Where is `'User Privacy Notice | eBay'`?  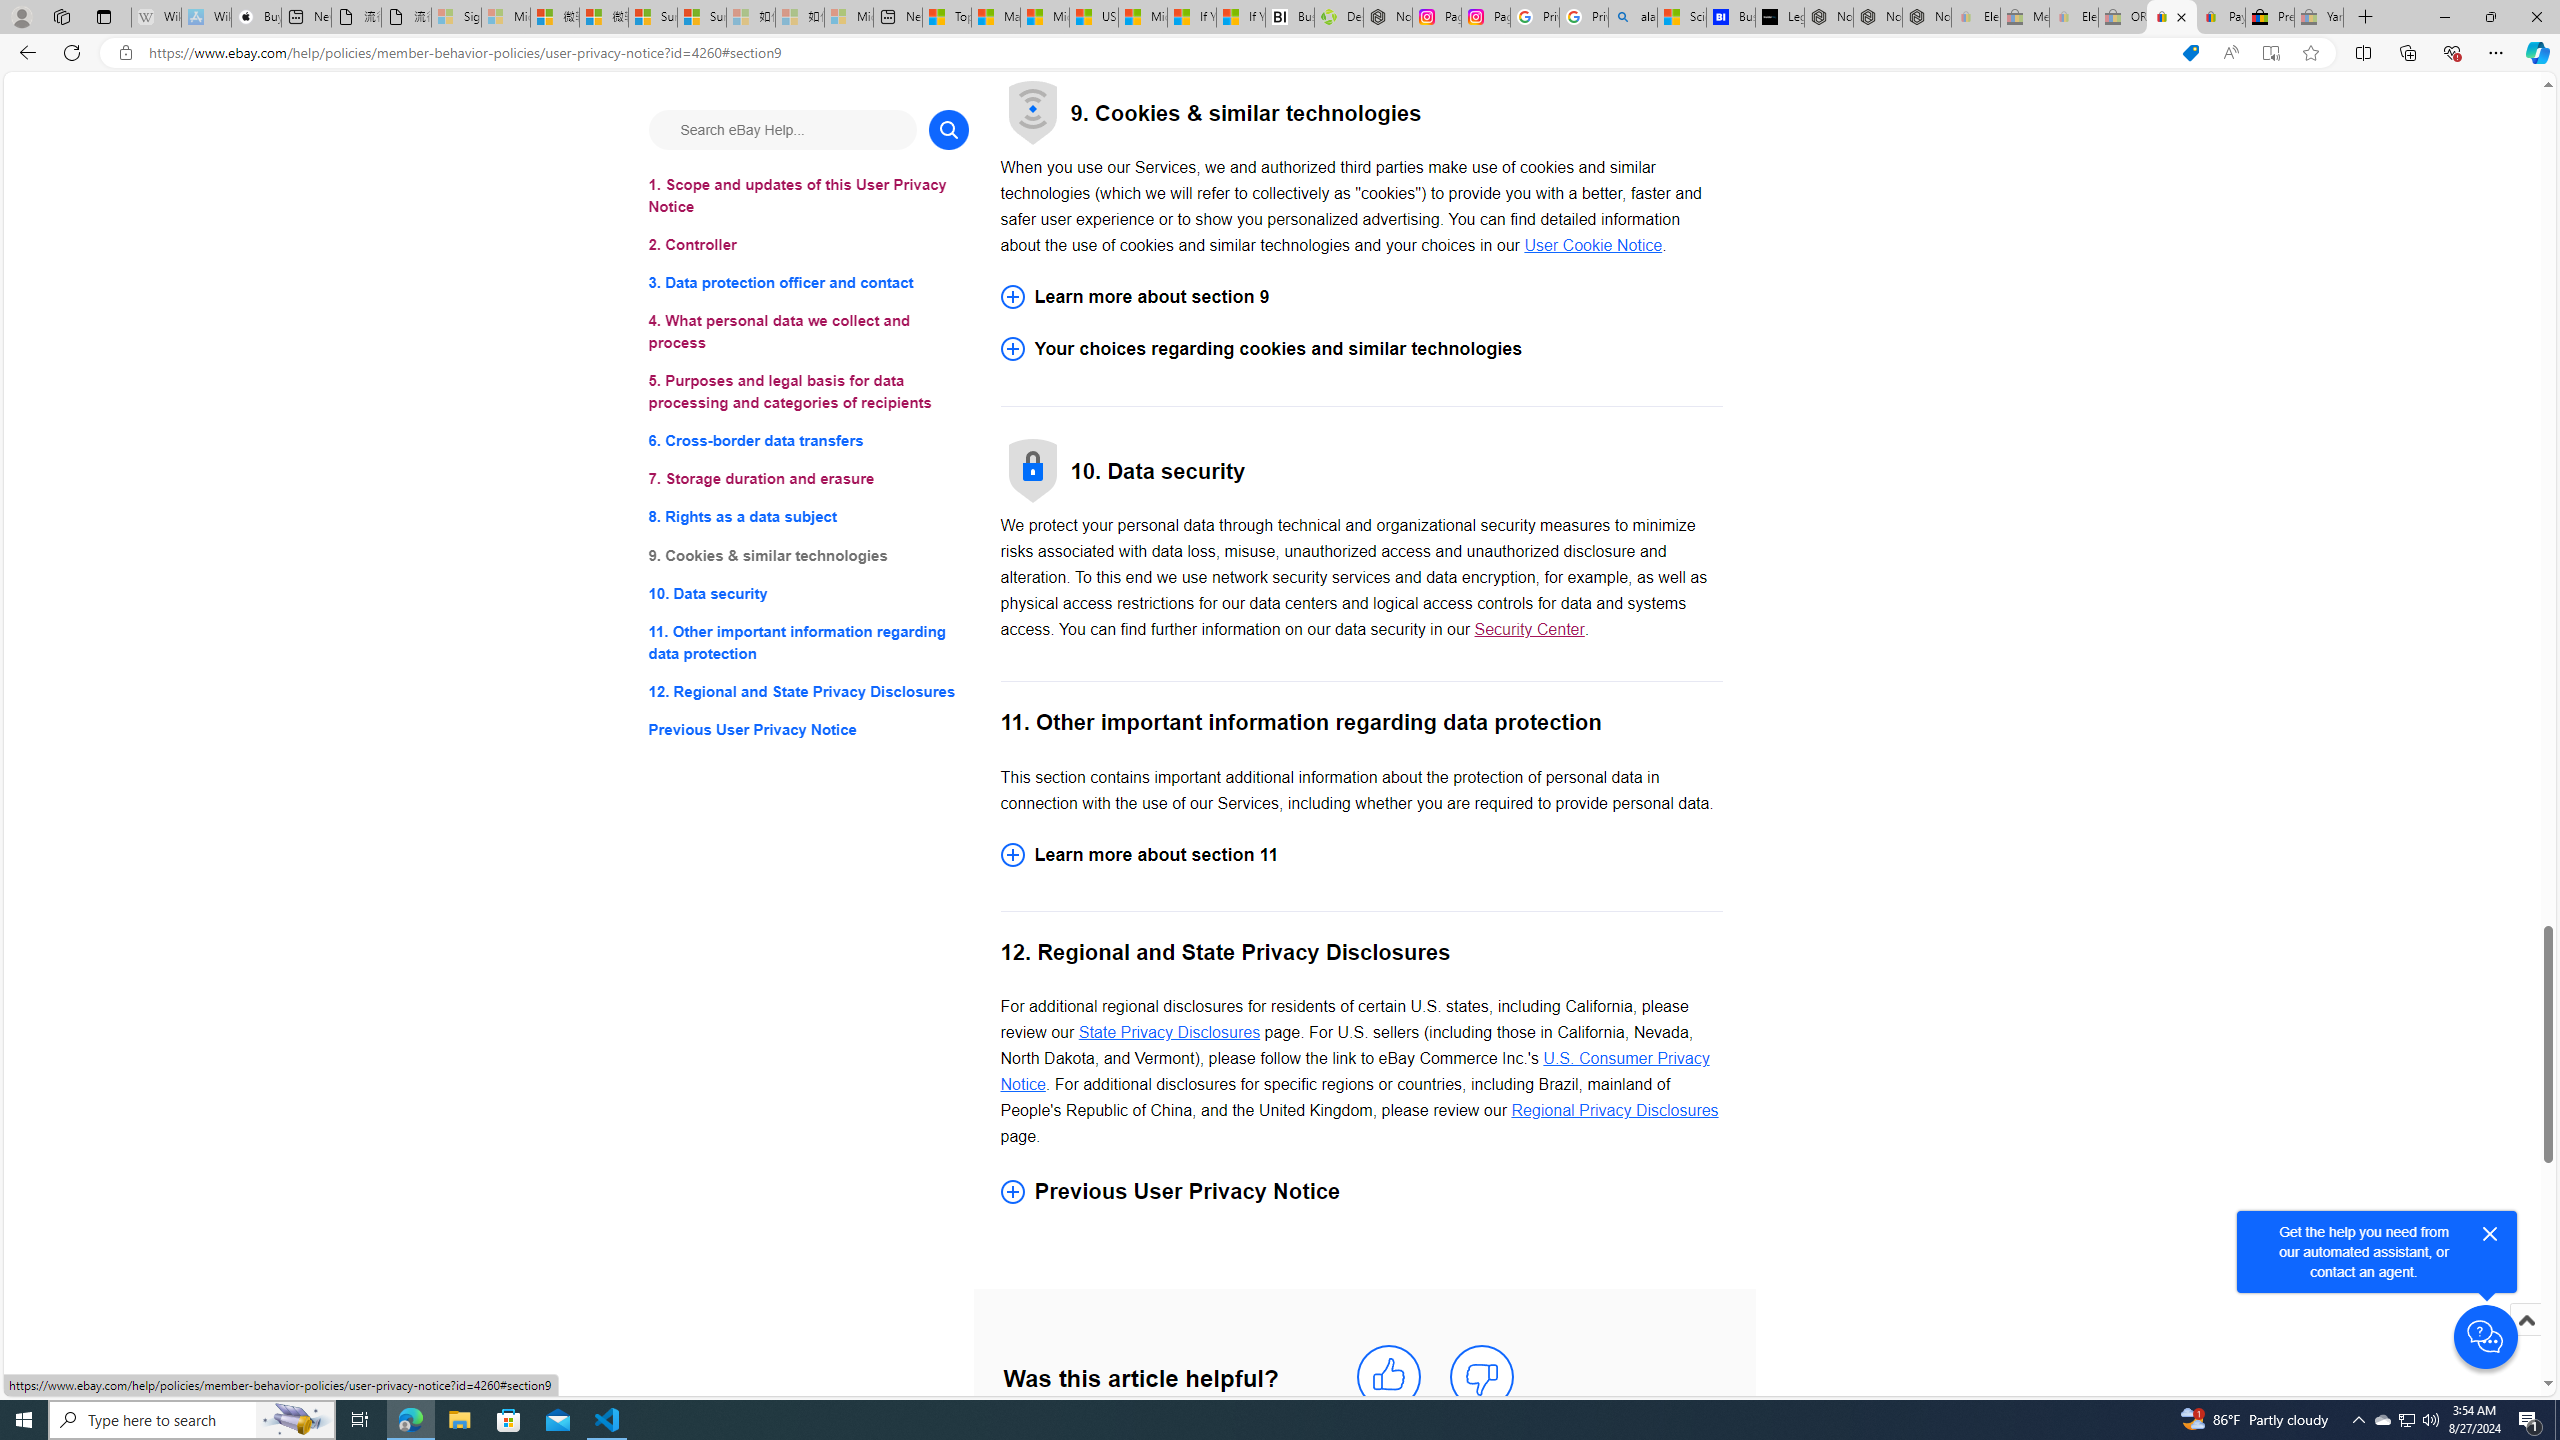 'User Privacy Notice | eBay' is located at coordinates (2172, 16).